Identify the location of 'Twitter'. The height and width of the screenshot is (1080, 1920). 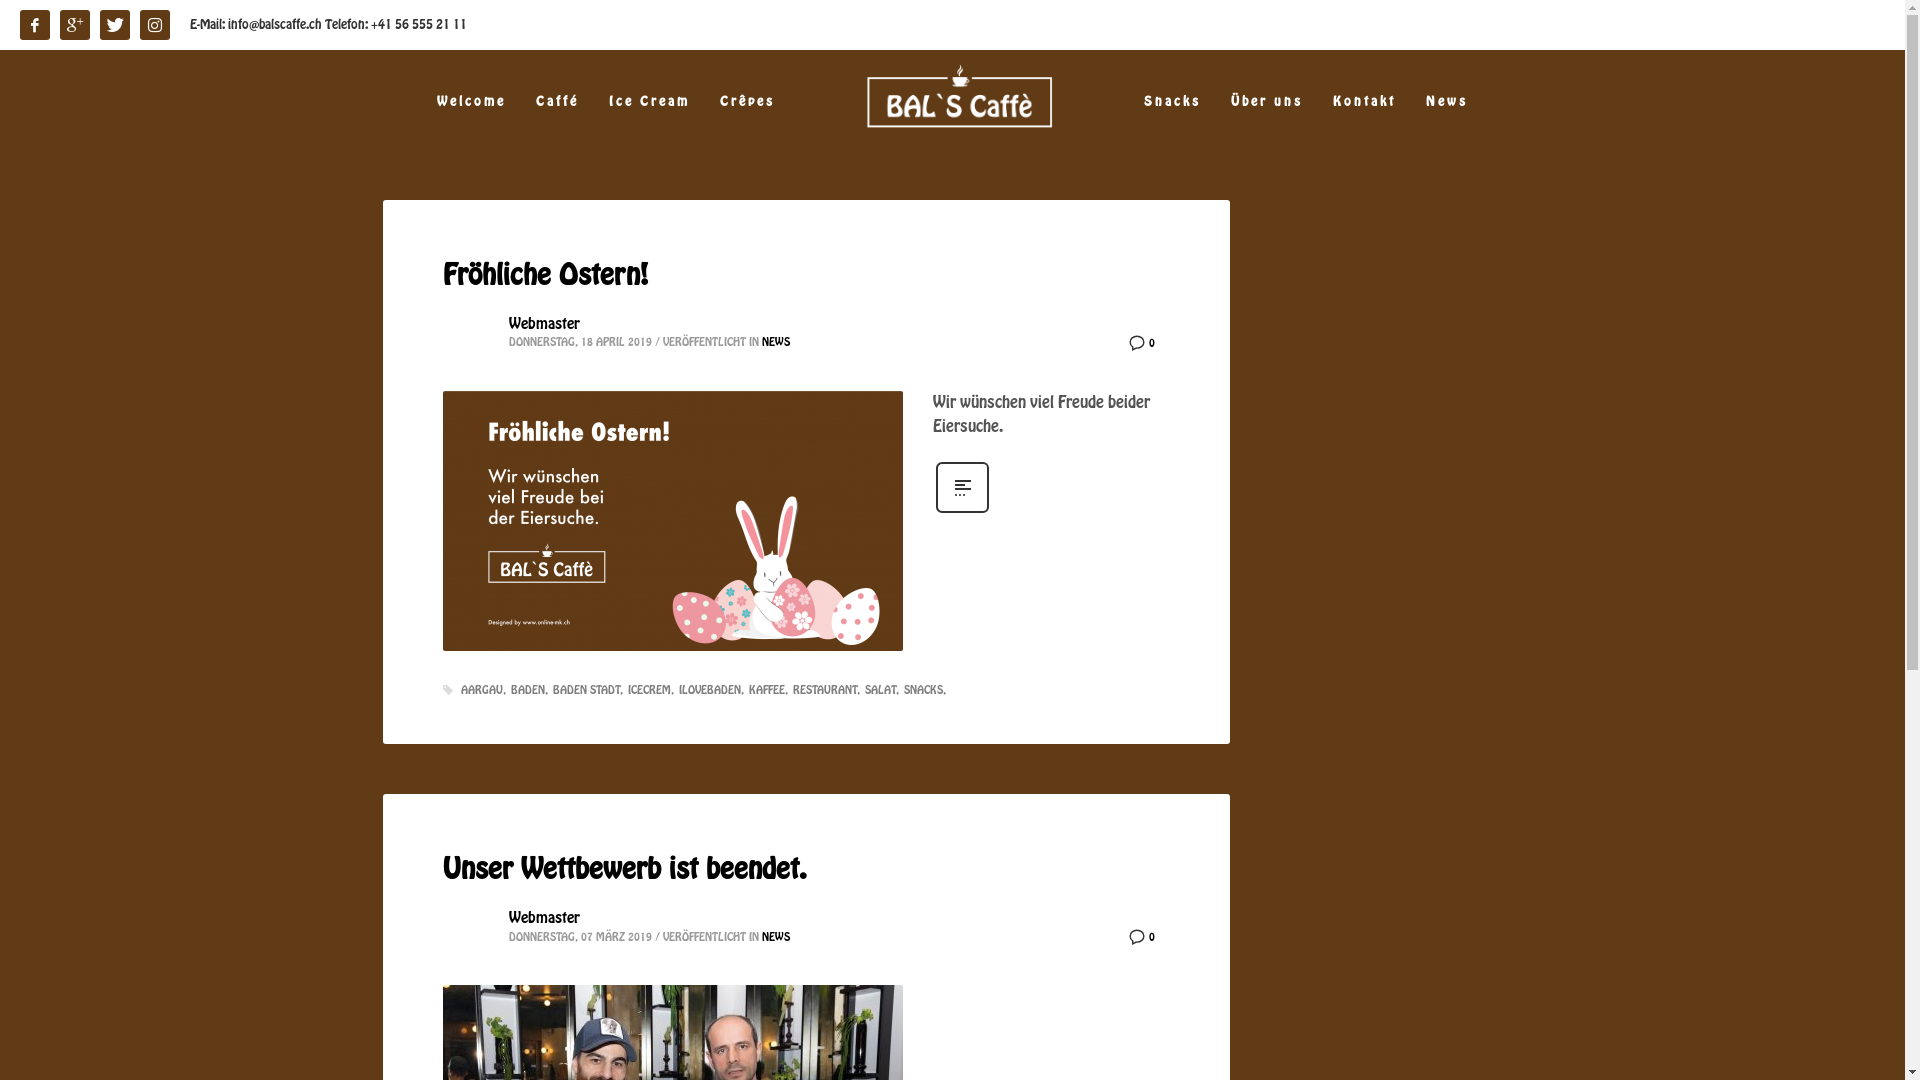
(114, 24).